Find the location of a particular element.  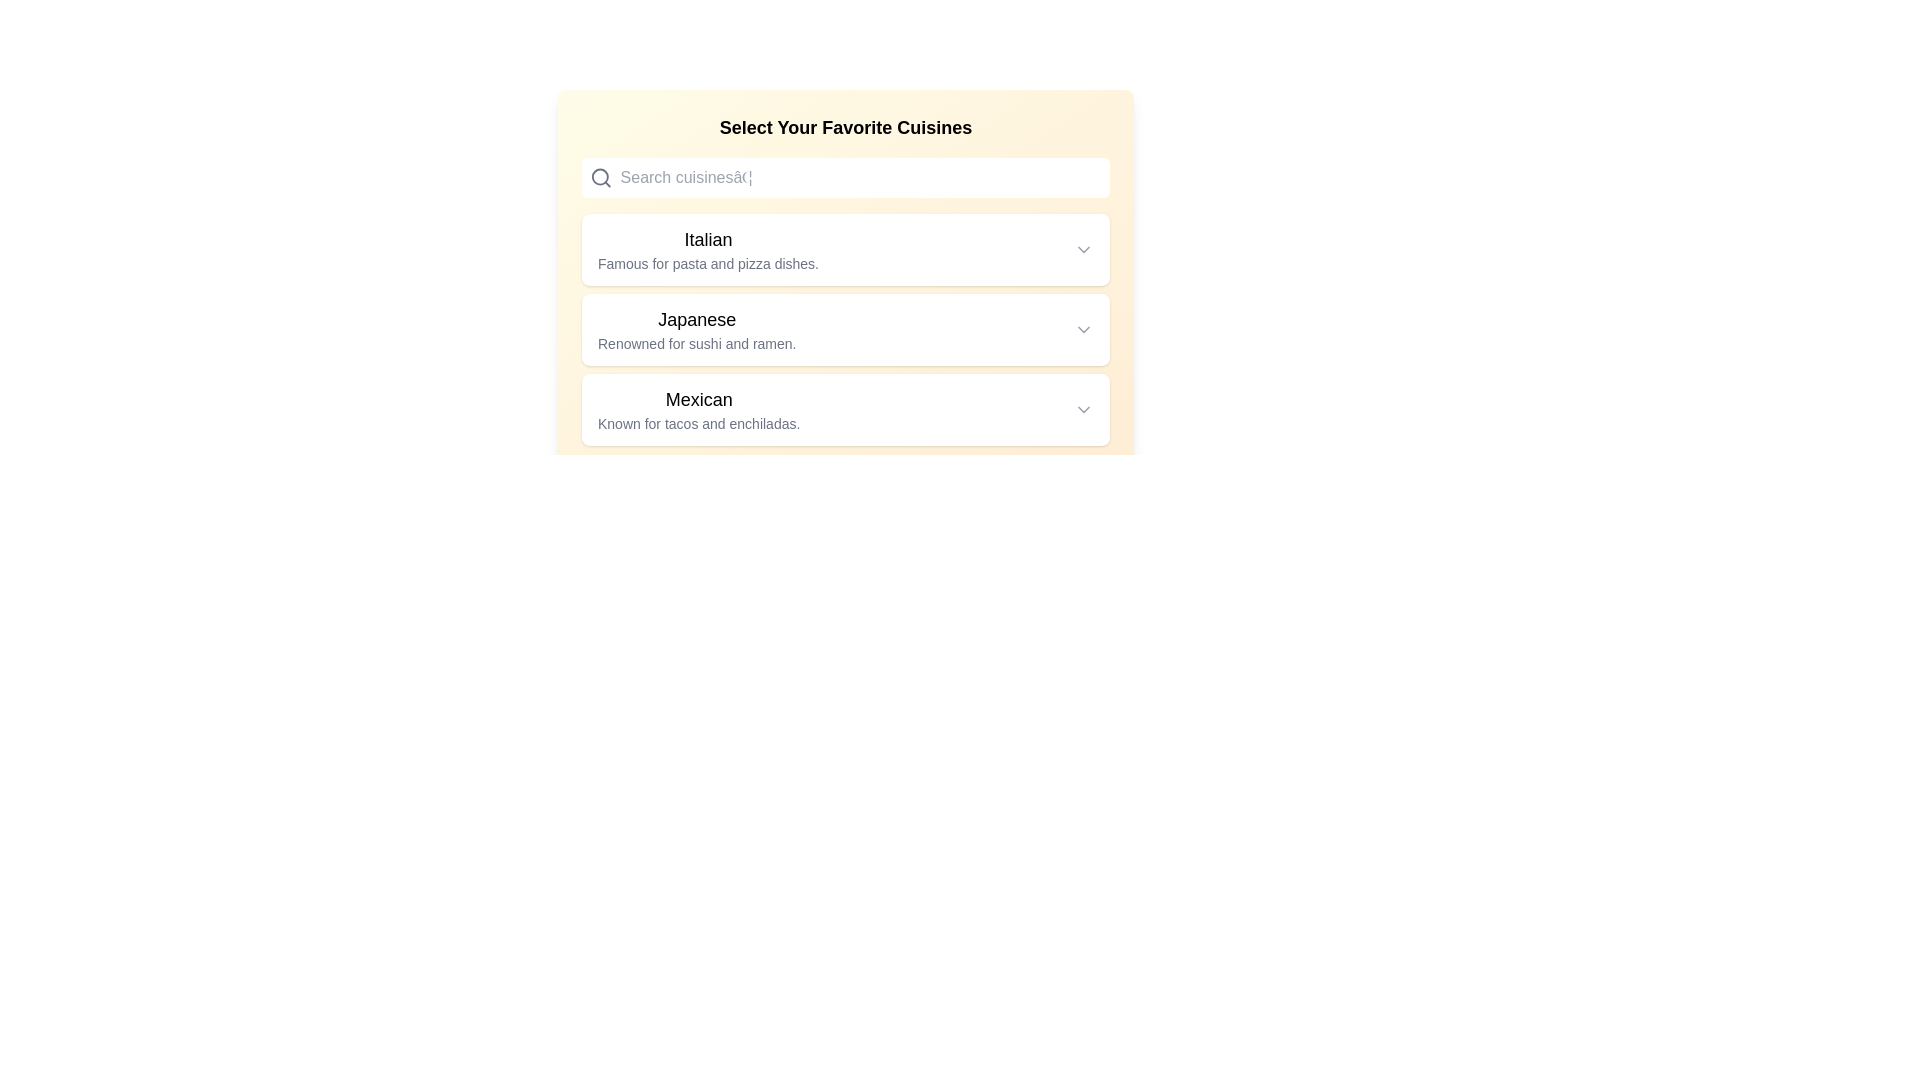

descriptive text element 'Renowned for sushi and ramen.' located directly beneath the 'Japanese' category heading is located at coordinates (697, 342).